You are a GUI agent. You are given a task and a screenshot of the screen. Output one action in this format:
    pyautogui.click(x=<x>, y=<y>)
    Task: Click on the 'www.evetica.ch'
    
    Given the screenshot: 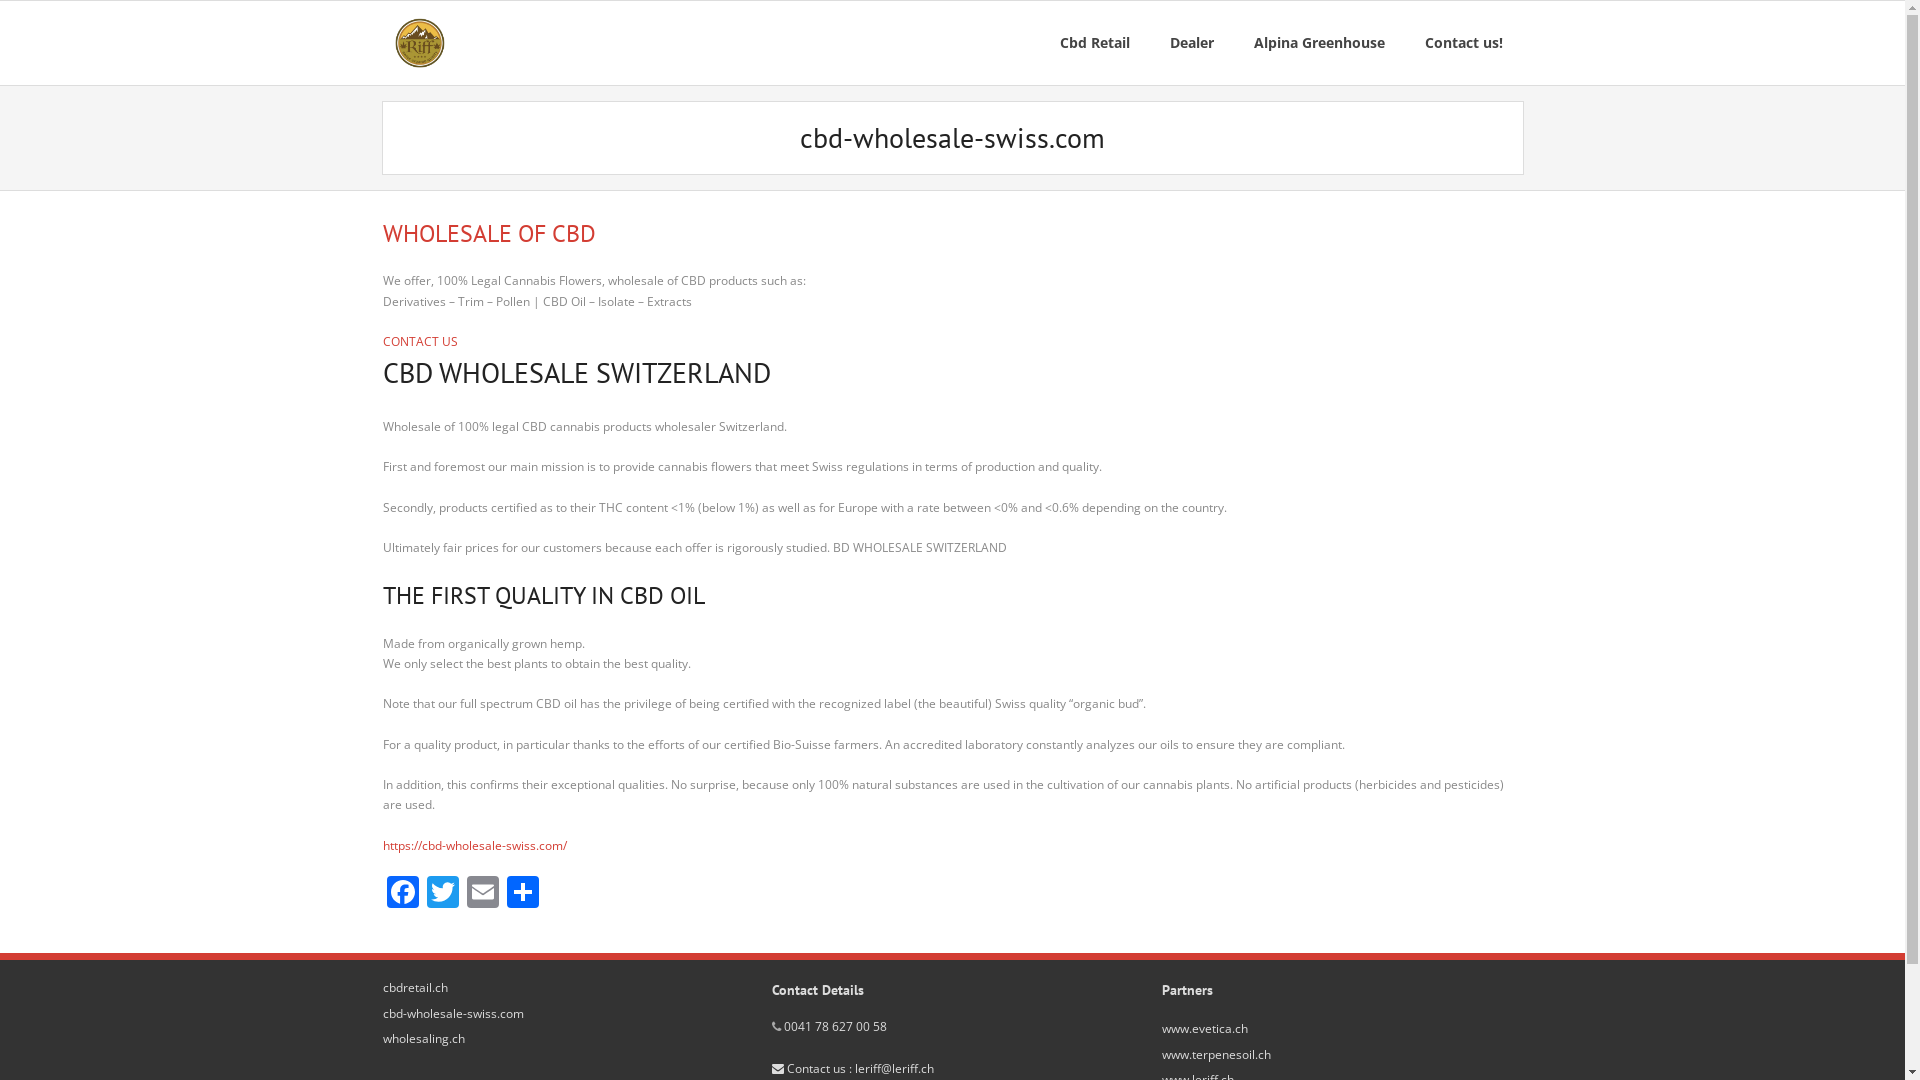 What is the action you would take?
    pyautogui.click(x=1203, y=1029)
    